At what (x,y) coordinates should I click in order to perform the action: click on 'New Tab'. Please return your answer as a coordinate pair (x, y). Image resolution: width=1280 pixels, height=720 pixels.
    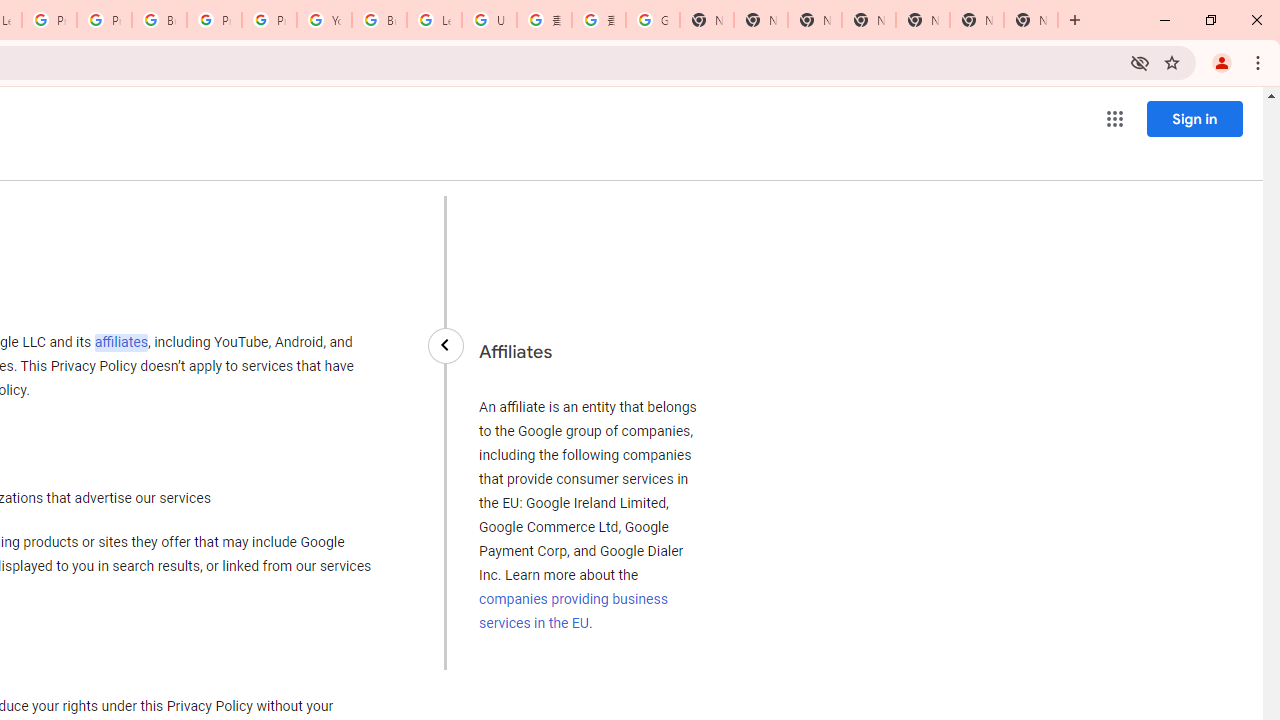
    Looking at the image, I should click on (1031, 20).